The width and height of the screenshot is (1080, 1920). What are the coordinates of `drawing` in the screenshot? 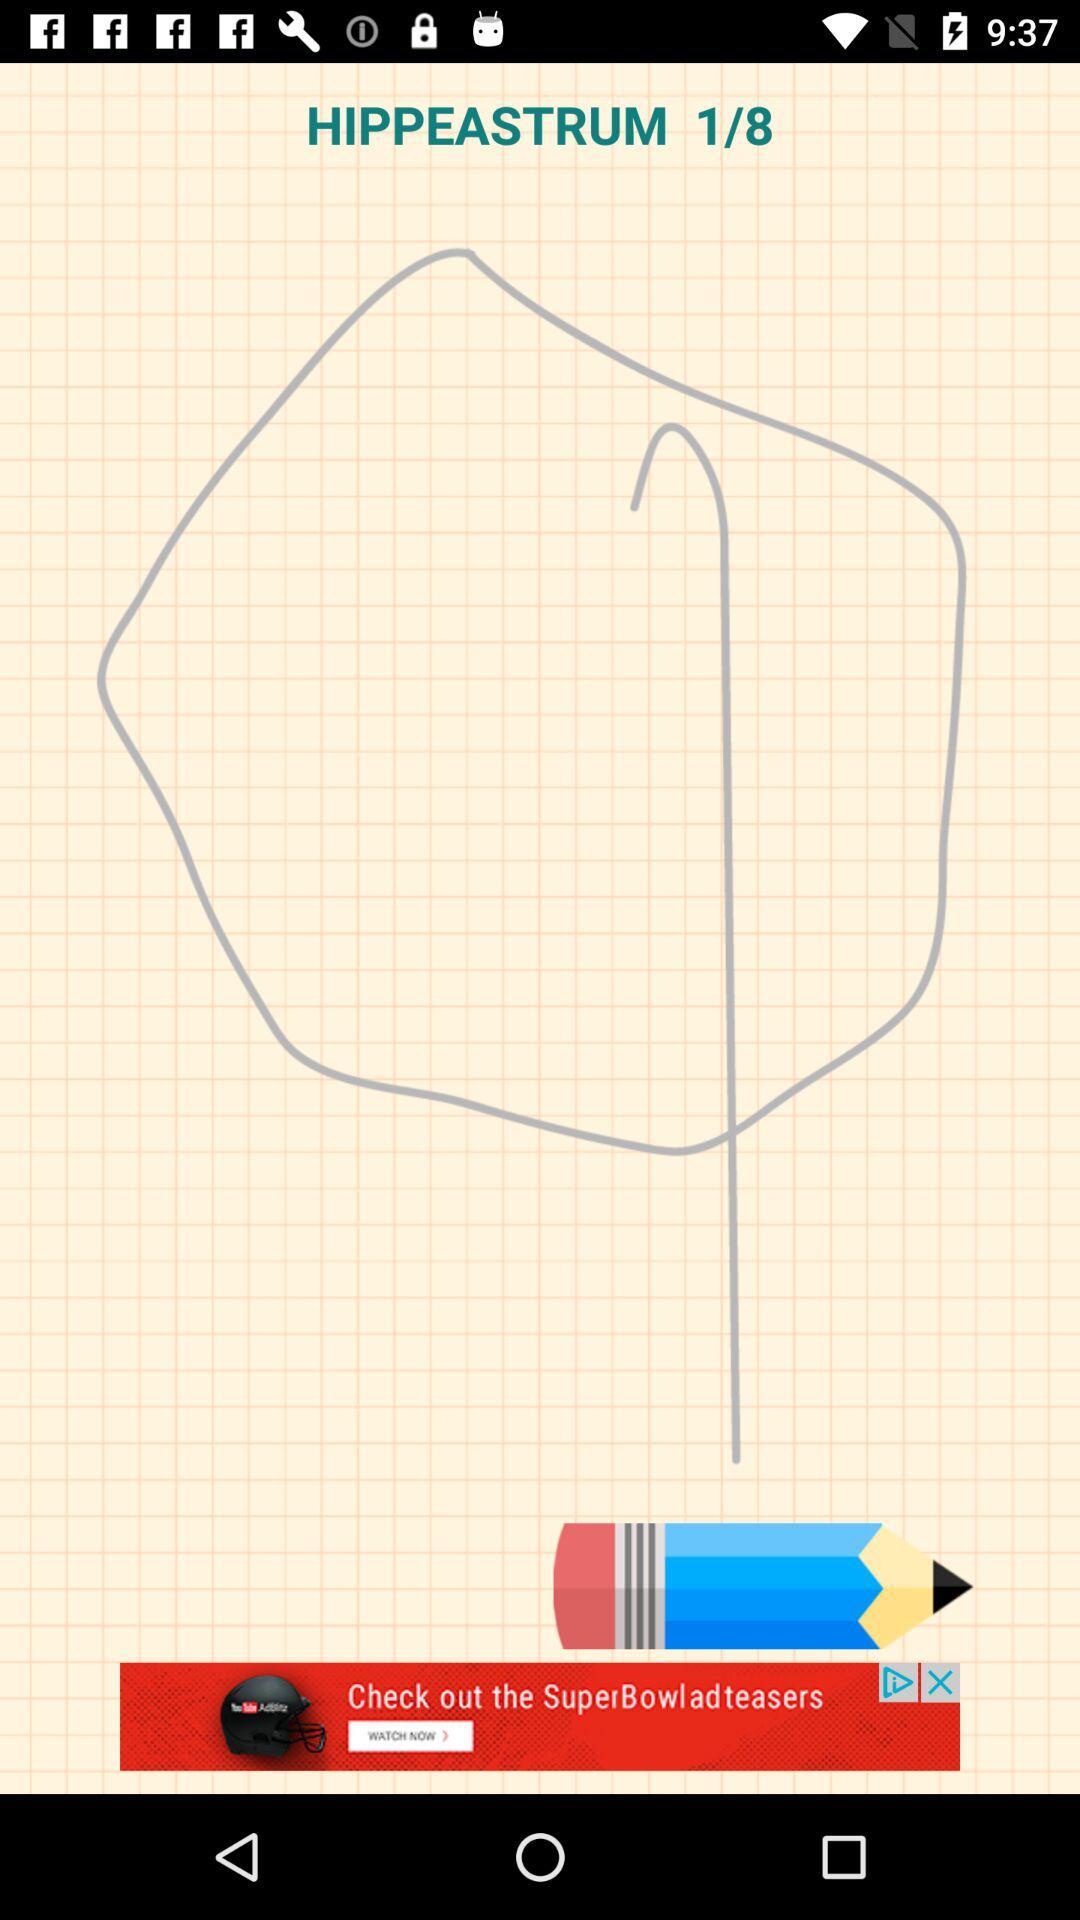 It's located at (540, 1727).